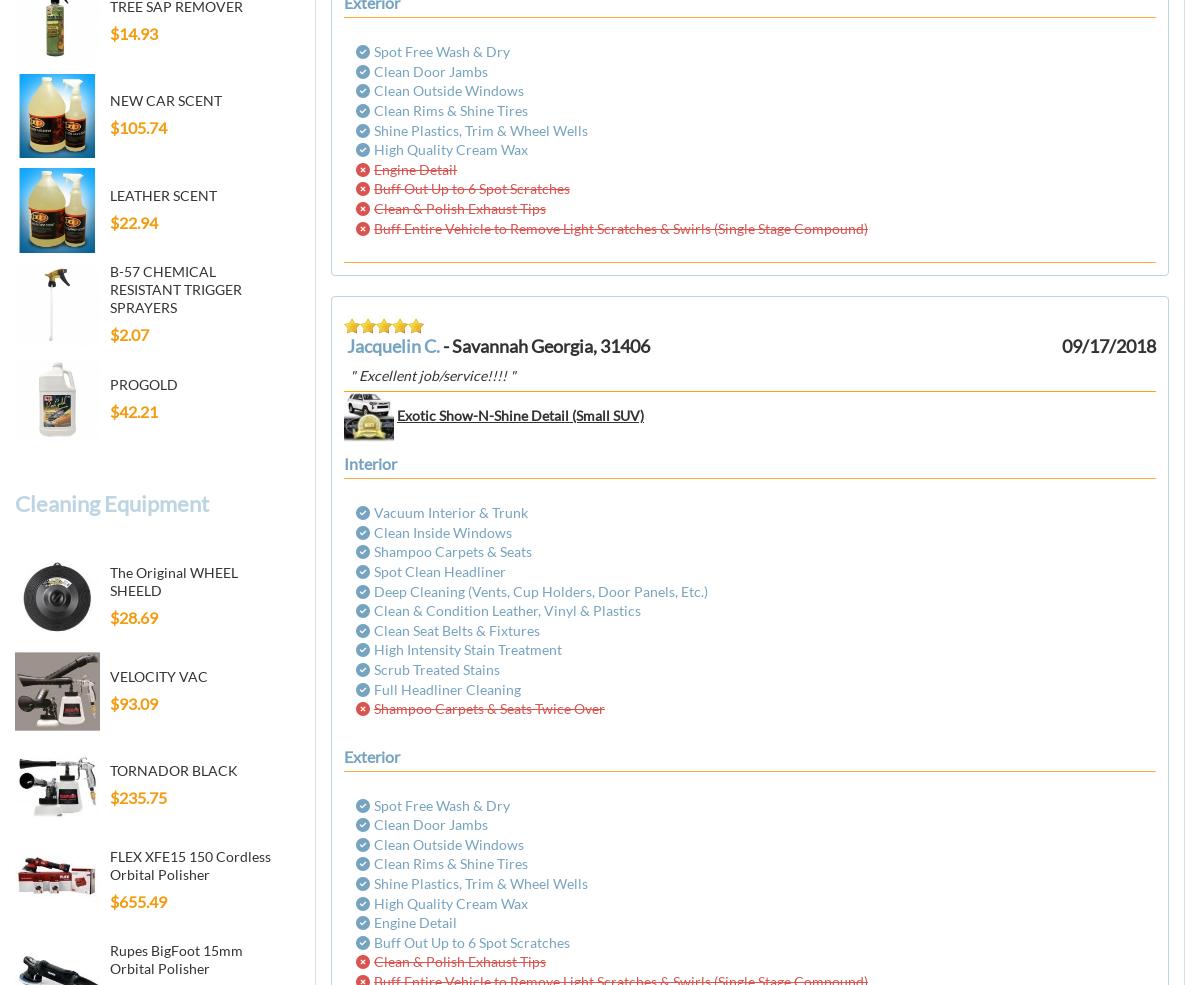 This screenshot has width=1200, height=985. Describe the element at coordinates (447, 687) in the screenshot. I see `'Full Headliner Cleaning'` at that location.